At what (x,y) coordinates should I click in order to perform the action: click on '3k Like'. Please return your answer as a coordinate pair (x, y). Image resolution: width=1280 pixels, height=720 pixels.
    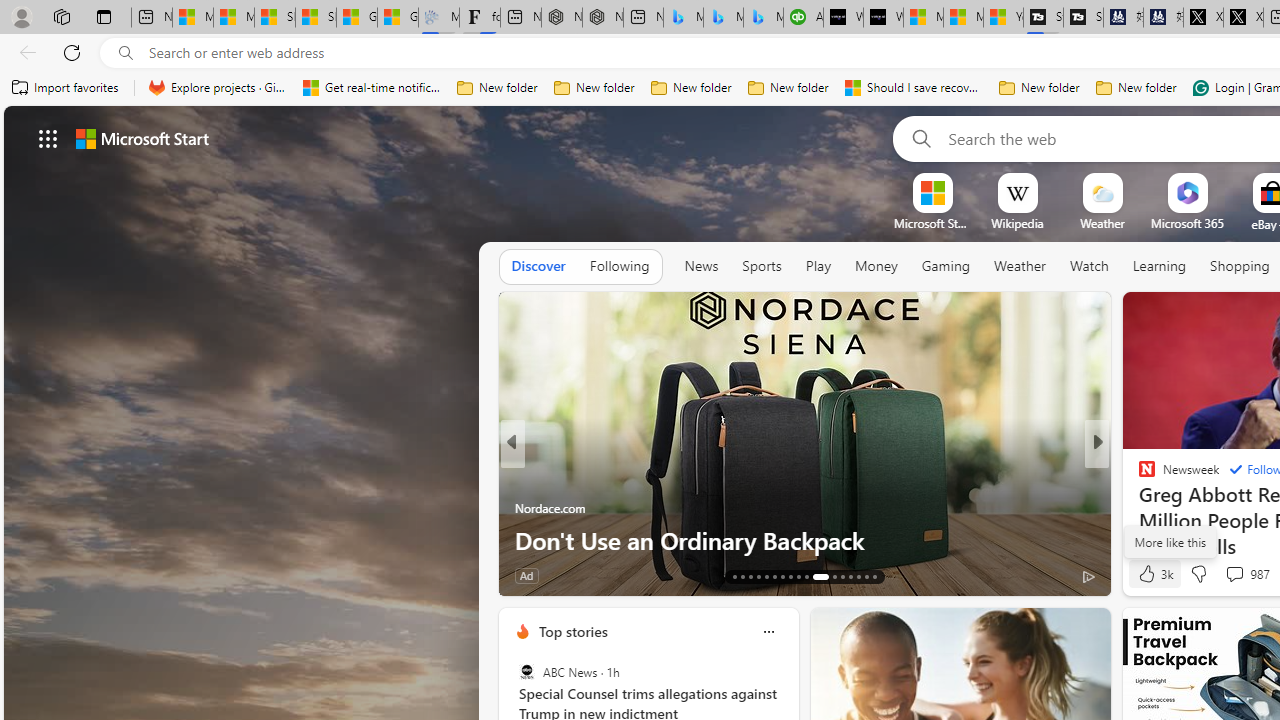
    Looking at the image, I should click on (1154, 574).